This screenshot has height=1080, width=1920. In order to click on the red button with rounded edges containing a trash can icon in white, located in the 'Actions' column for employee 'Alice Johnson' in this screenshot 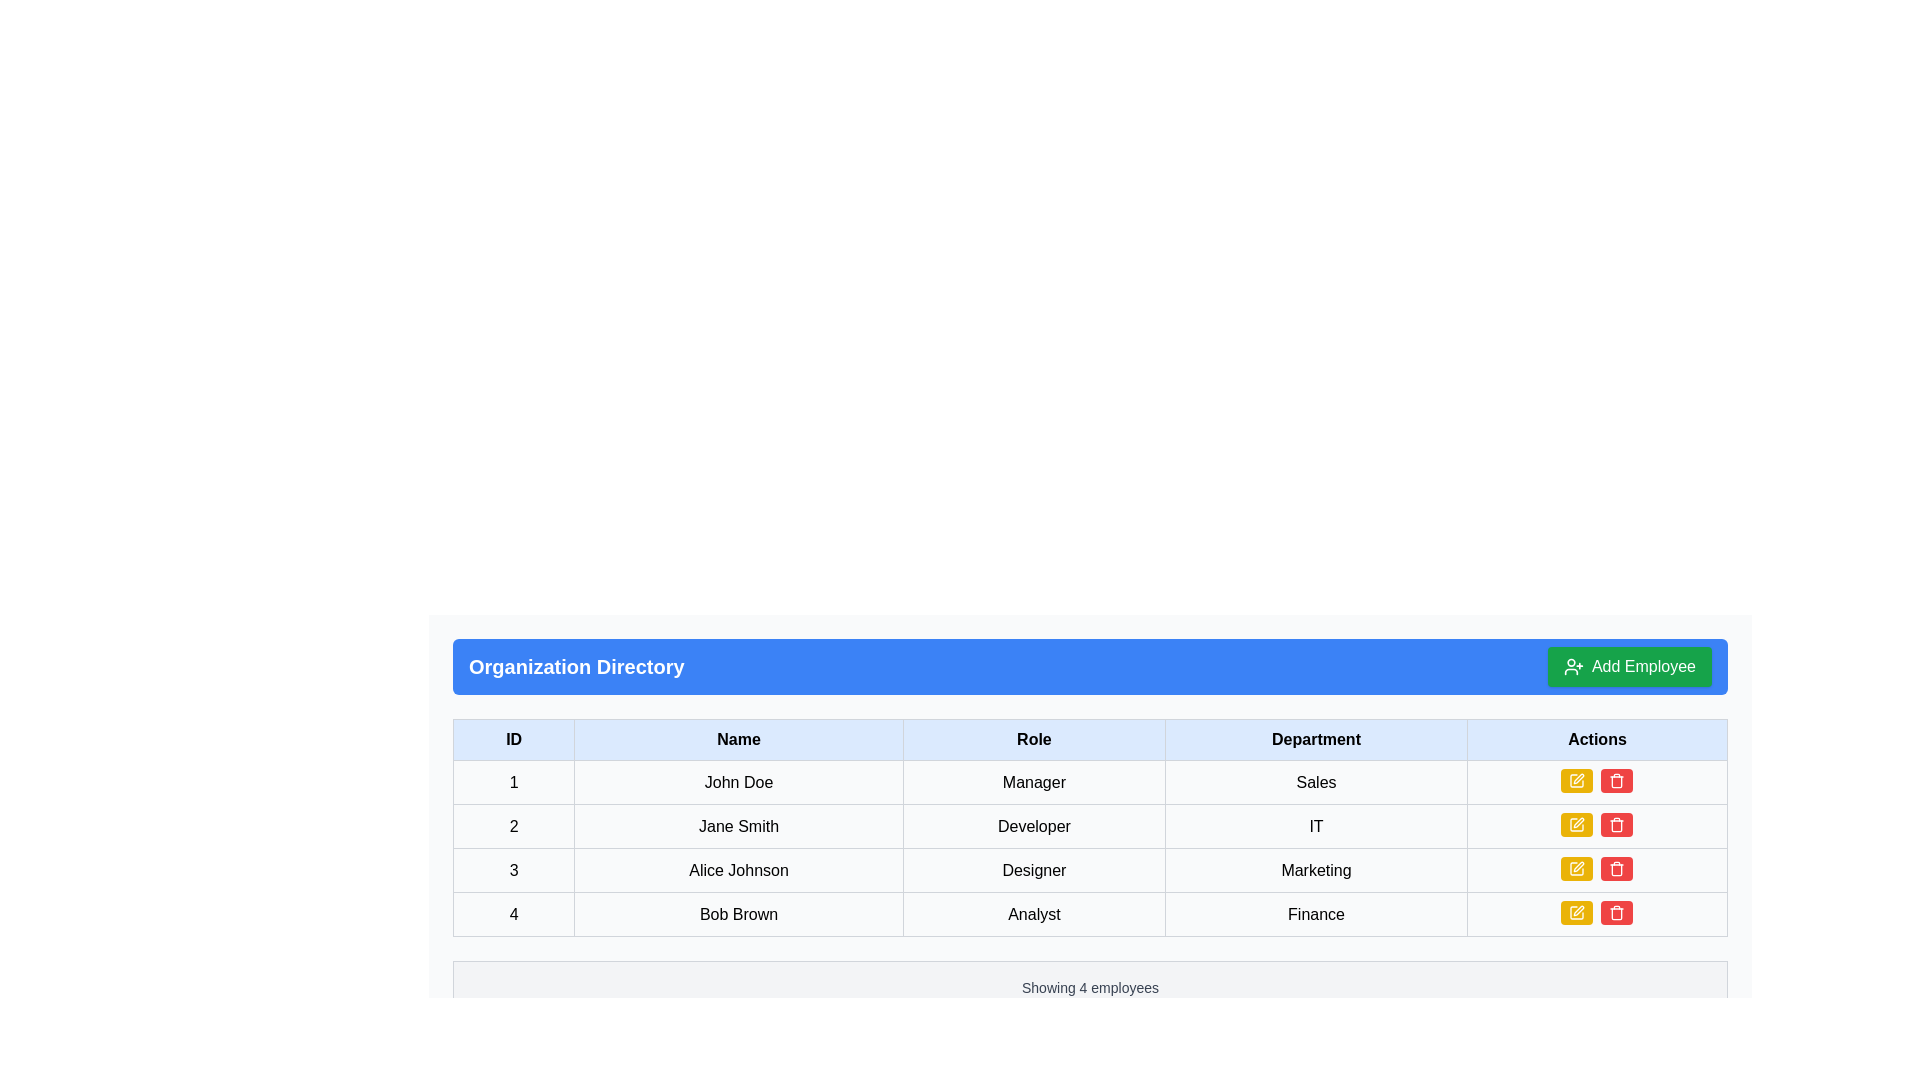, I will do `click(1617, 867)`.